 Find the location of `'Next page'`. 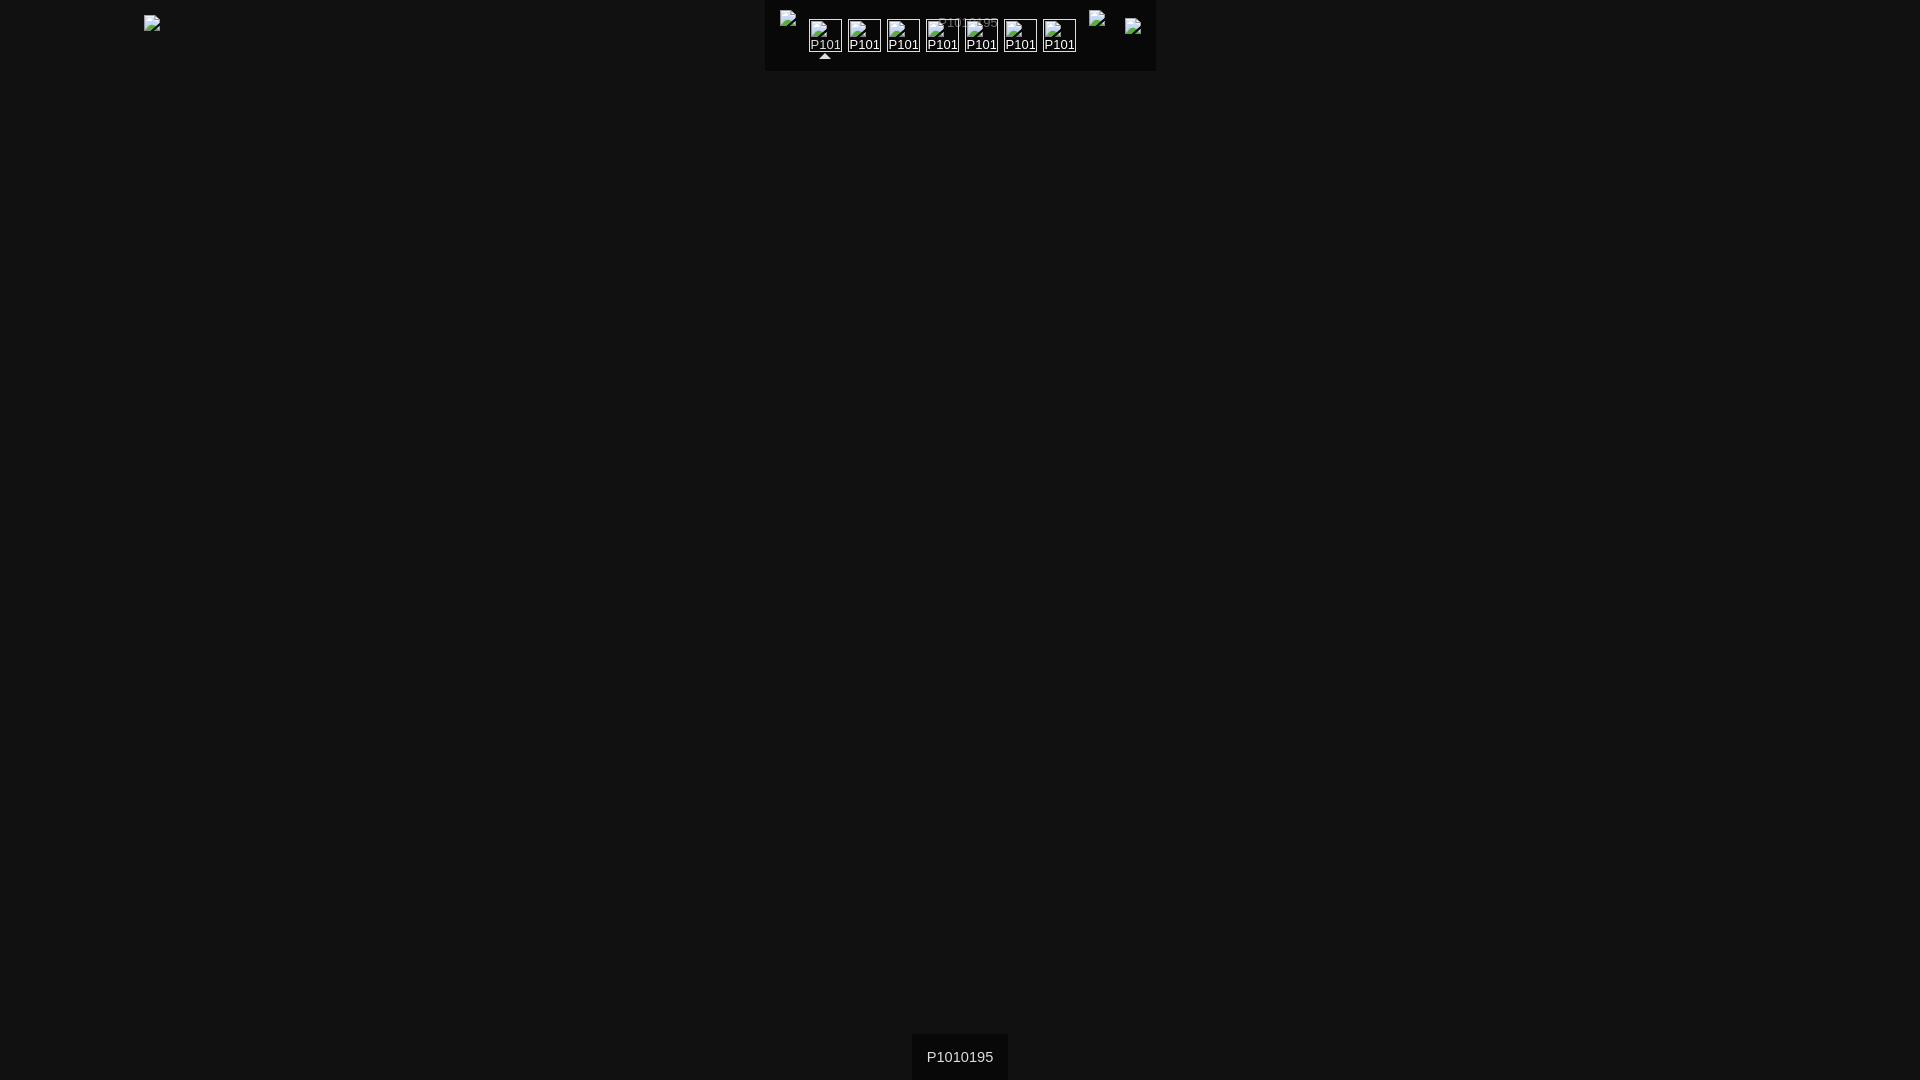

'Next page' is located at coordinates (1132, 35).